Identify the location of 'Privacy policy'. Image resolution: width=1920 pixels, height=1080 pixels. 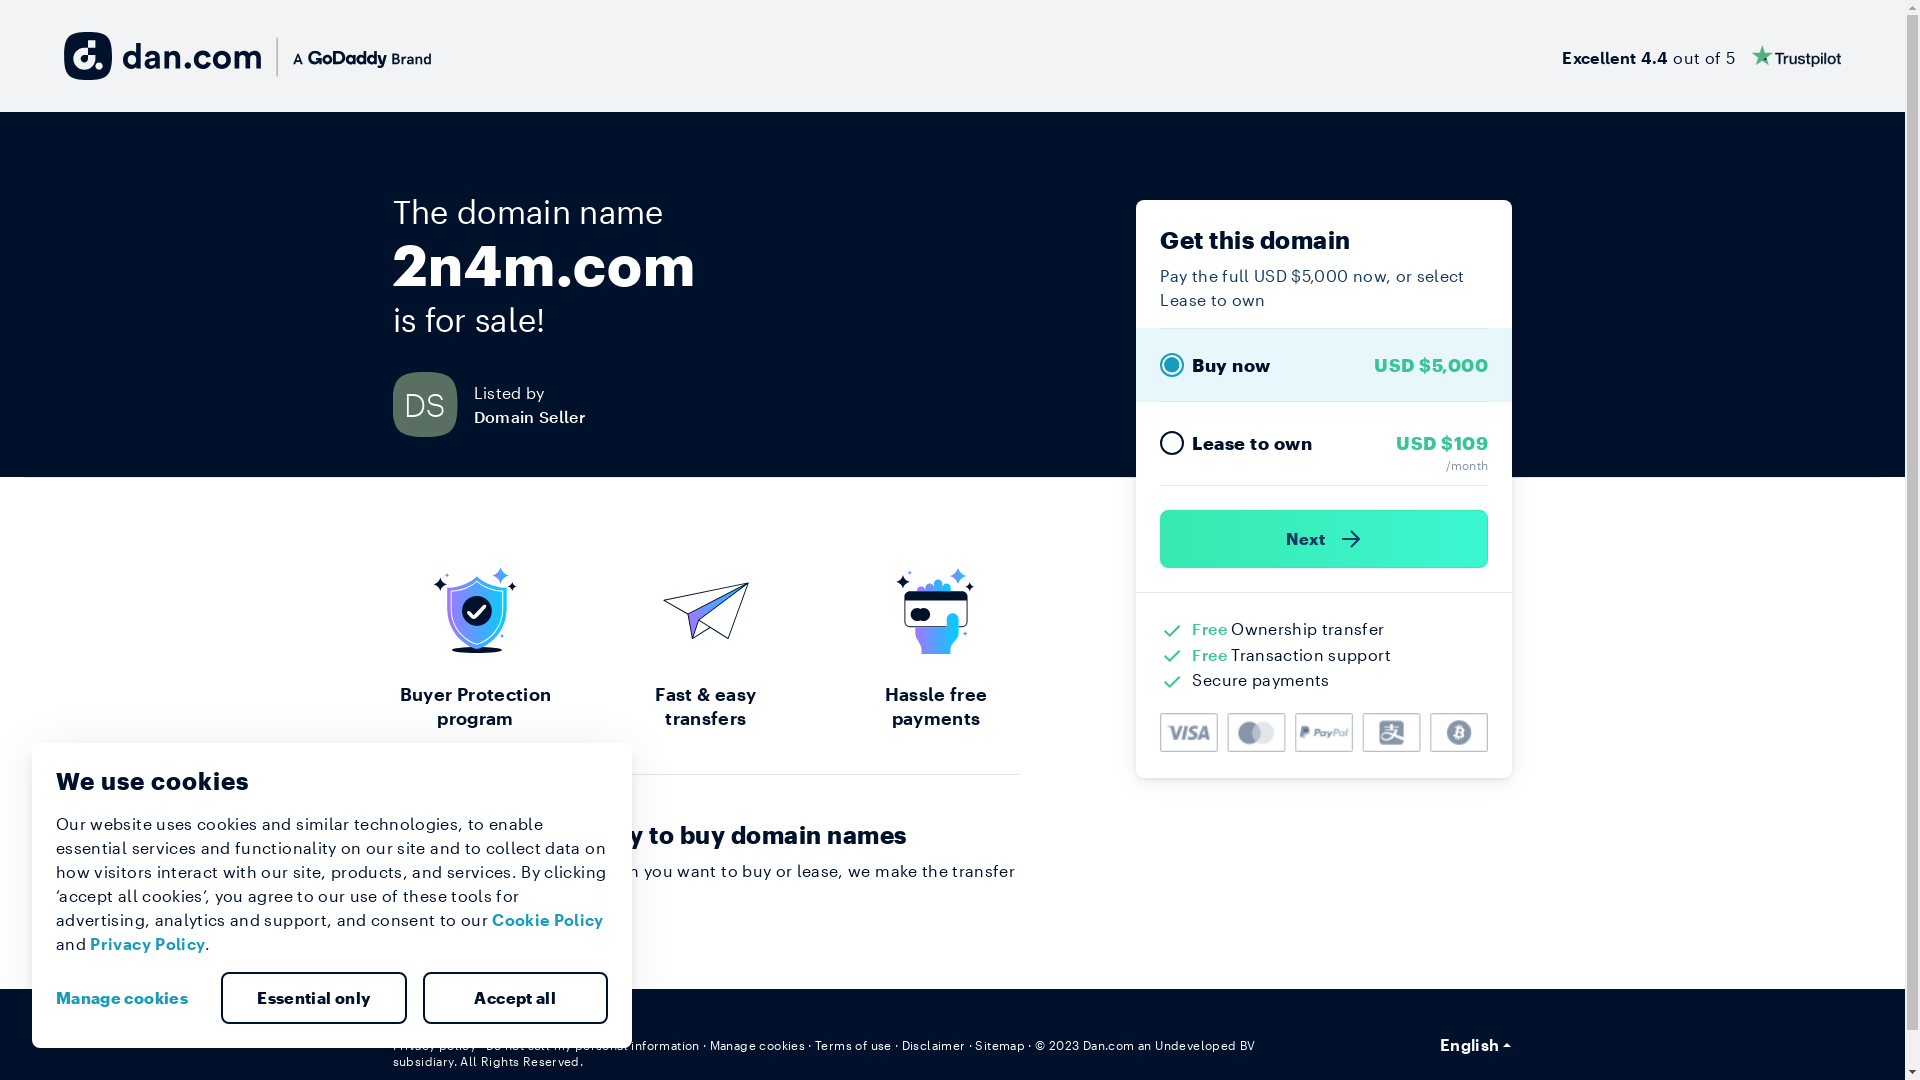
(432, 1044).